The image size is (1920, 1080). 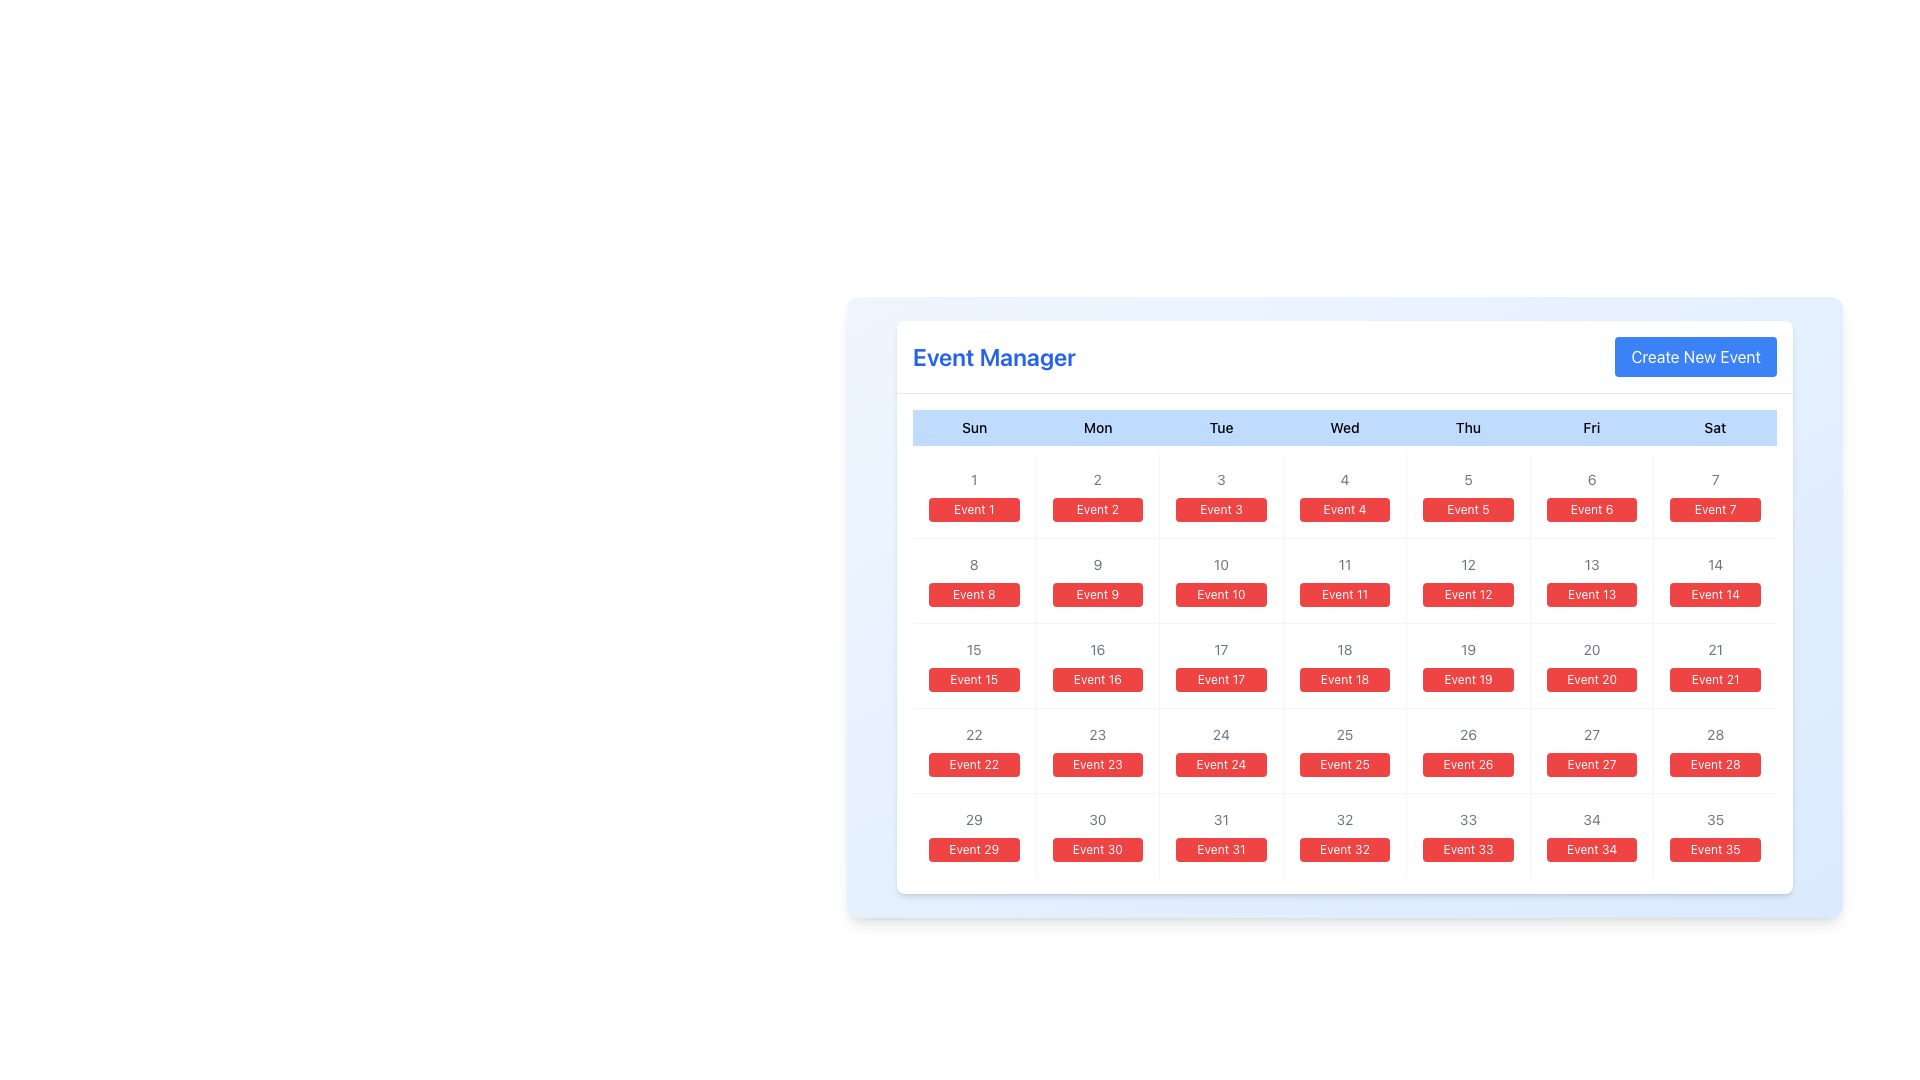 I want to click on the static text label representing the date number '16' in the calendar interface, located in the fourth row and second column under 'Mon', so click(x=1096, y=650).